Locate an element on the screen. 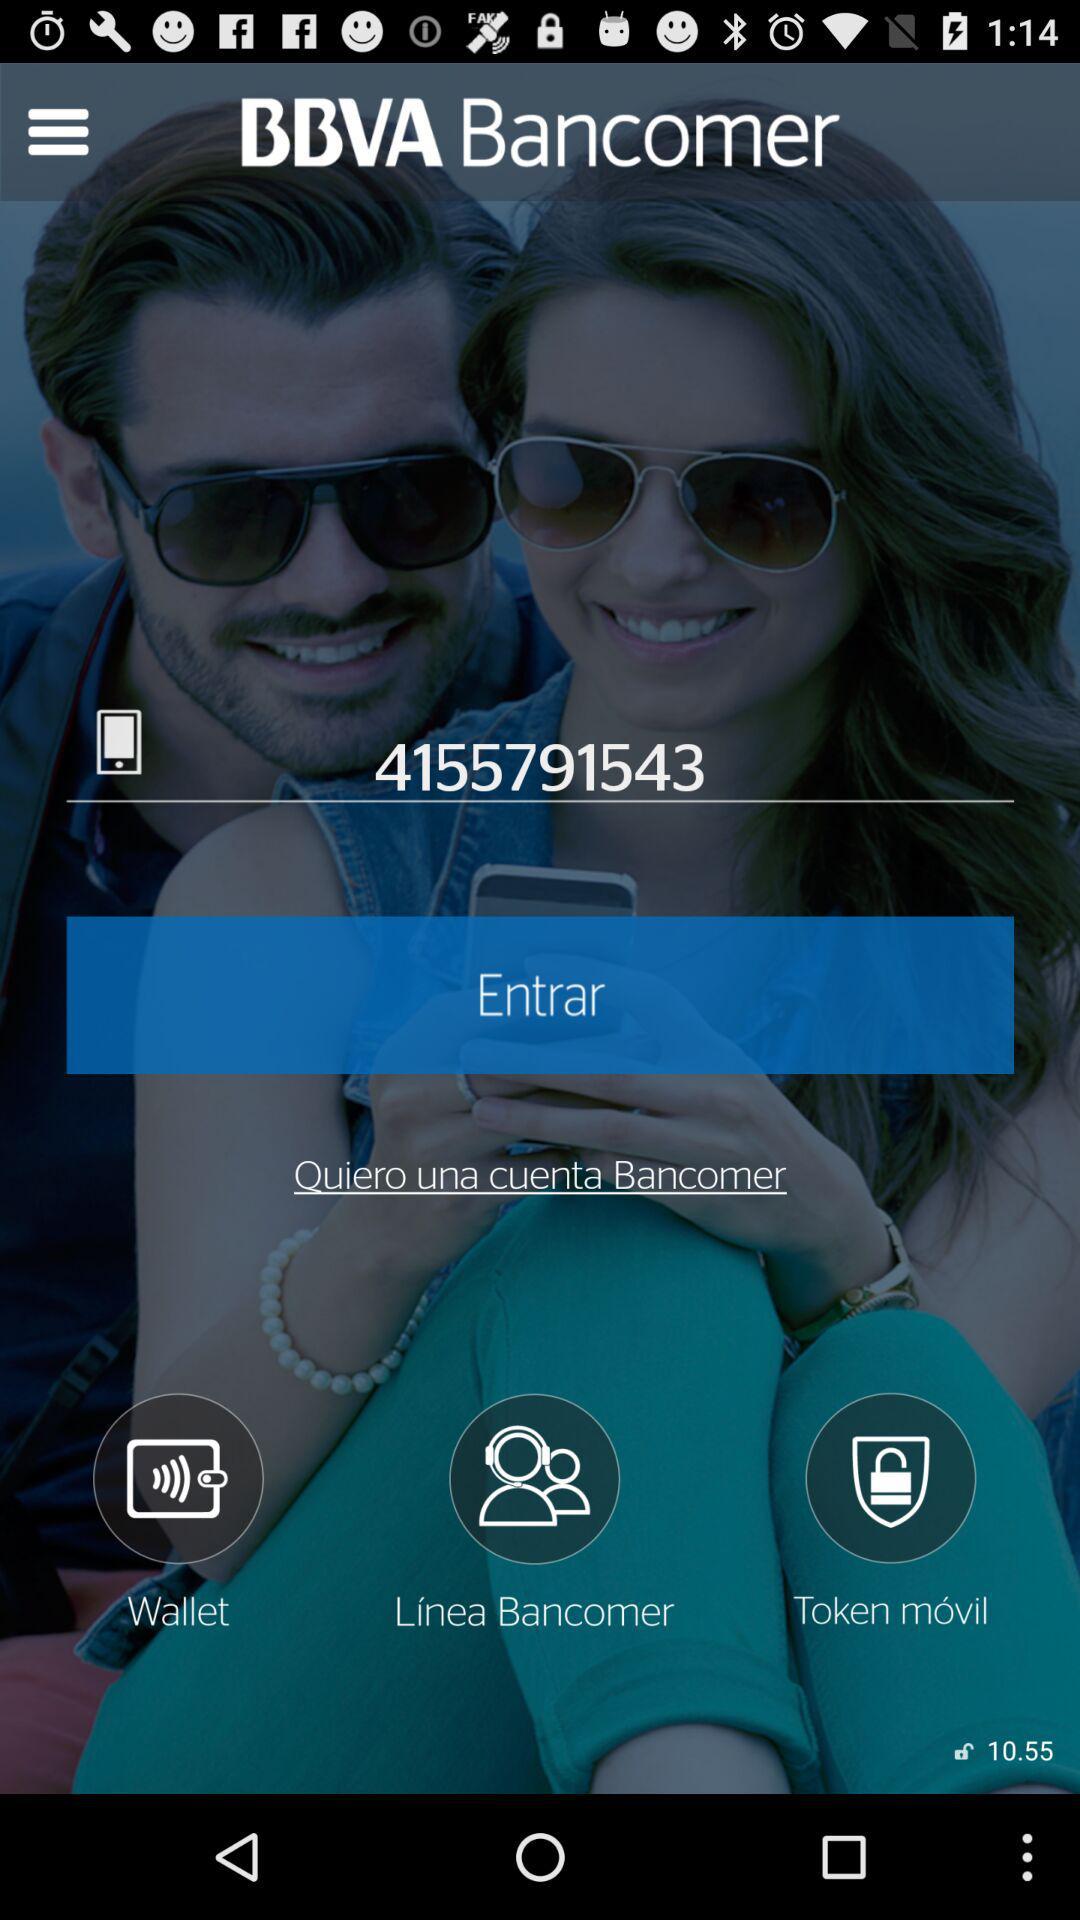  the menu icon is located at coordinates (56, 140).